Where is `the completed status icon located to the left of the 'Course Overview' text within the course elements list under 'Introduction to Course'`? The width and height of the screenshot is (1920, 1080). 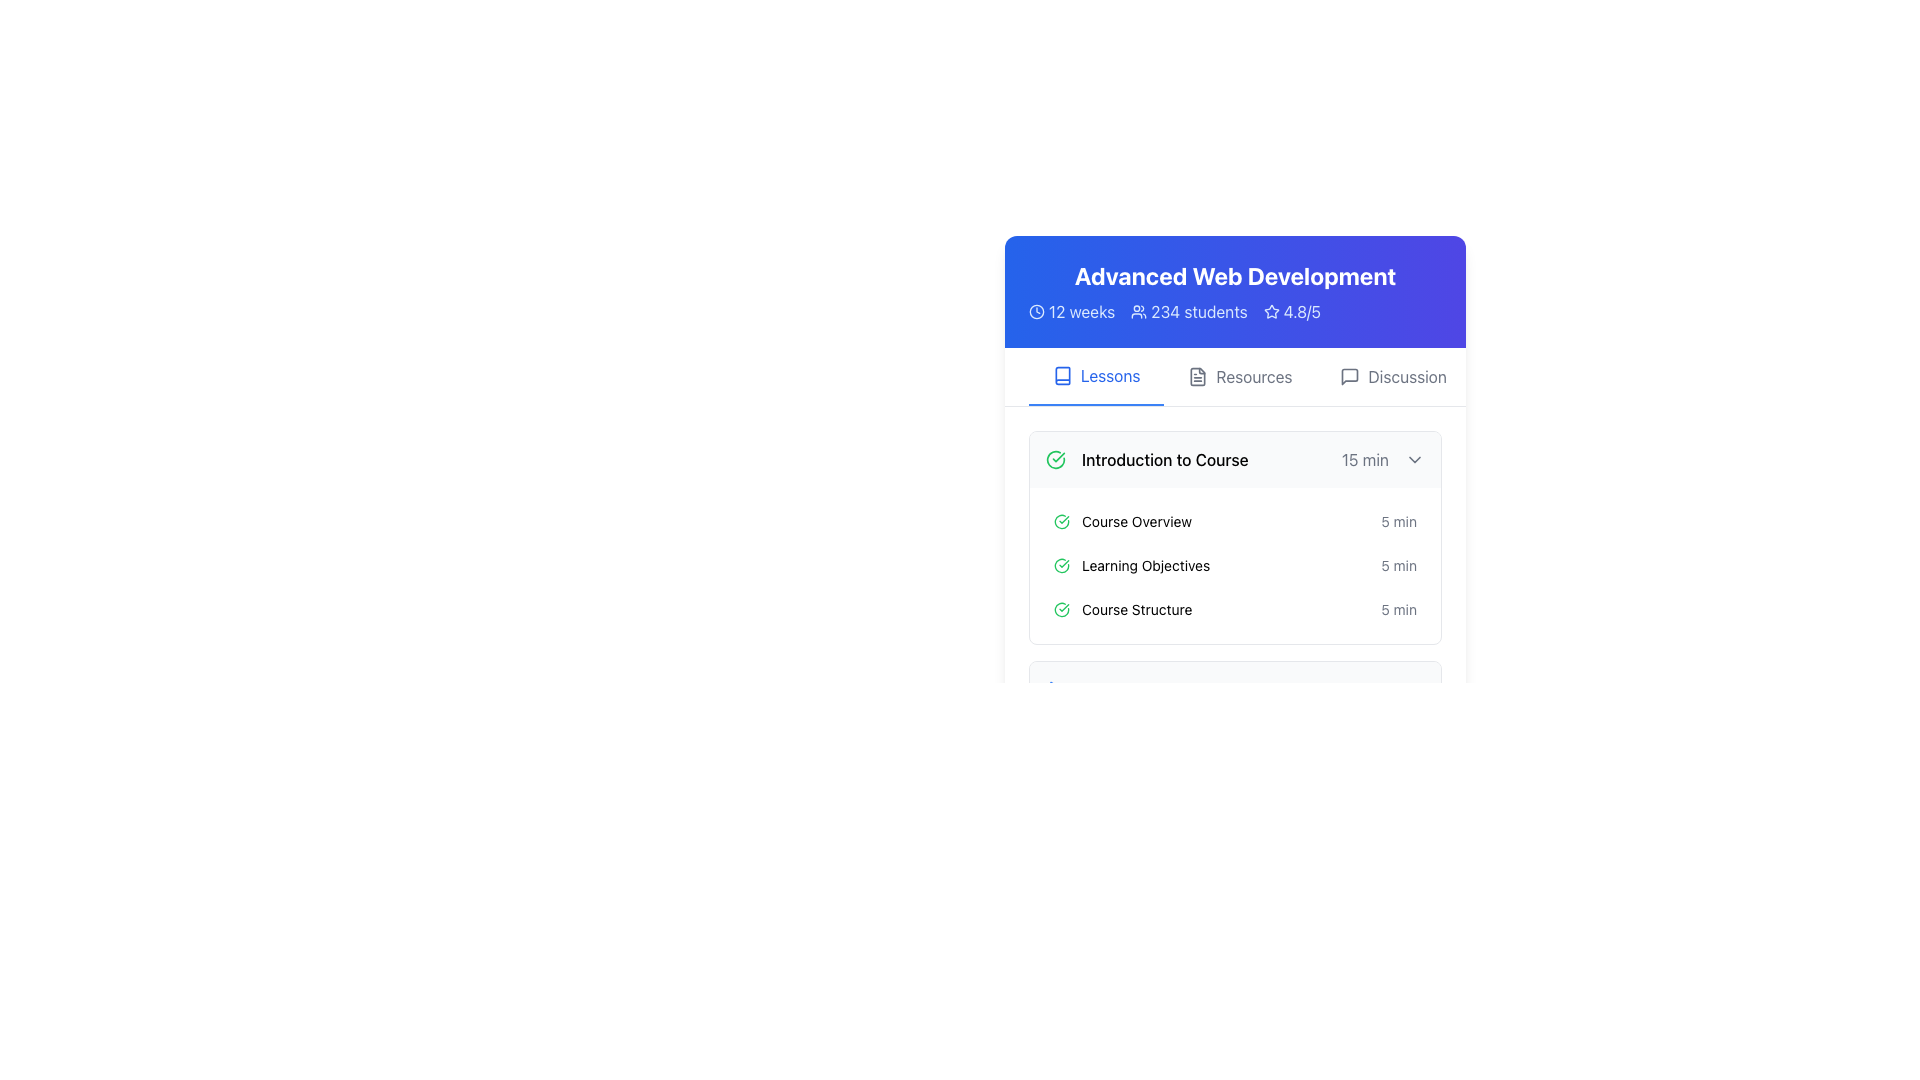
the completed status icon located to the left of the 'Course Overview' text within the course elements list under 'Introduction to Course' is located at coordinates (1060, 520).